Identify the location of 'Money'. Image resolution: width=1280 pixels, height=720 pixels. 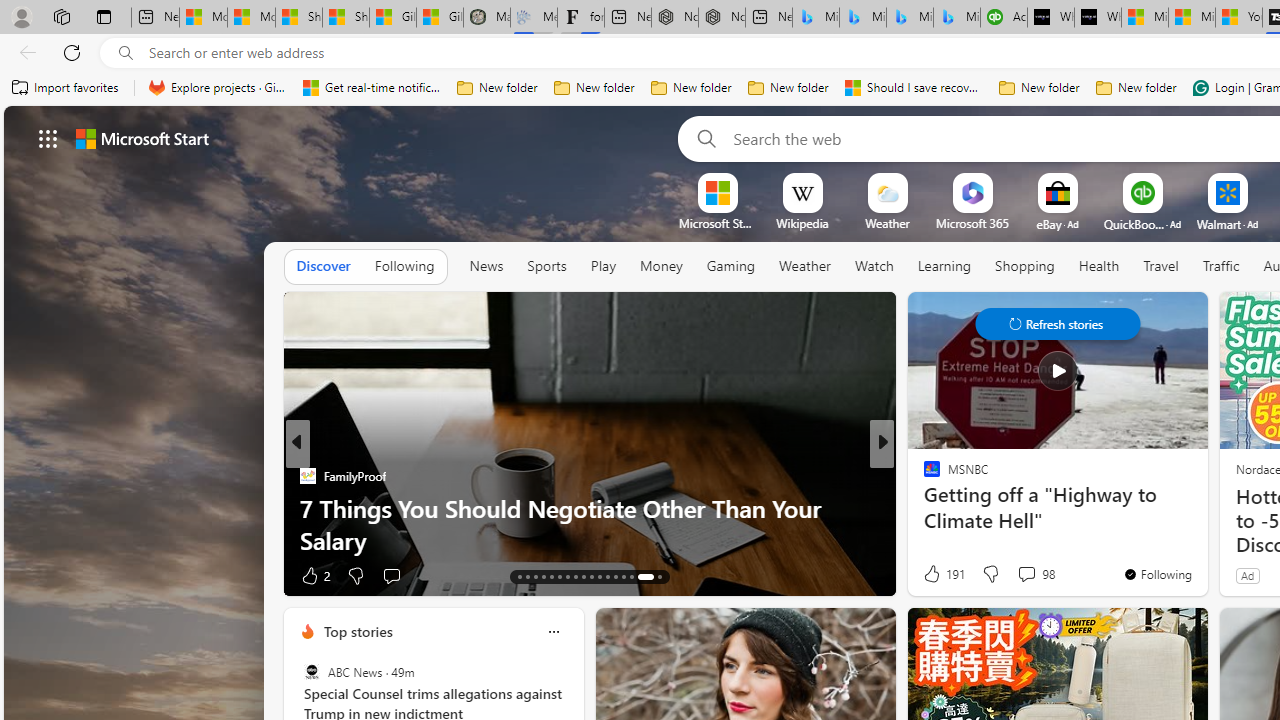
(661, 266).